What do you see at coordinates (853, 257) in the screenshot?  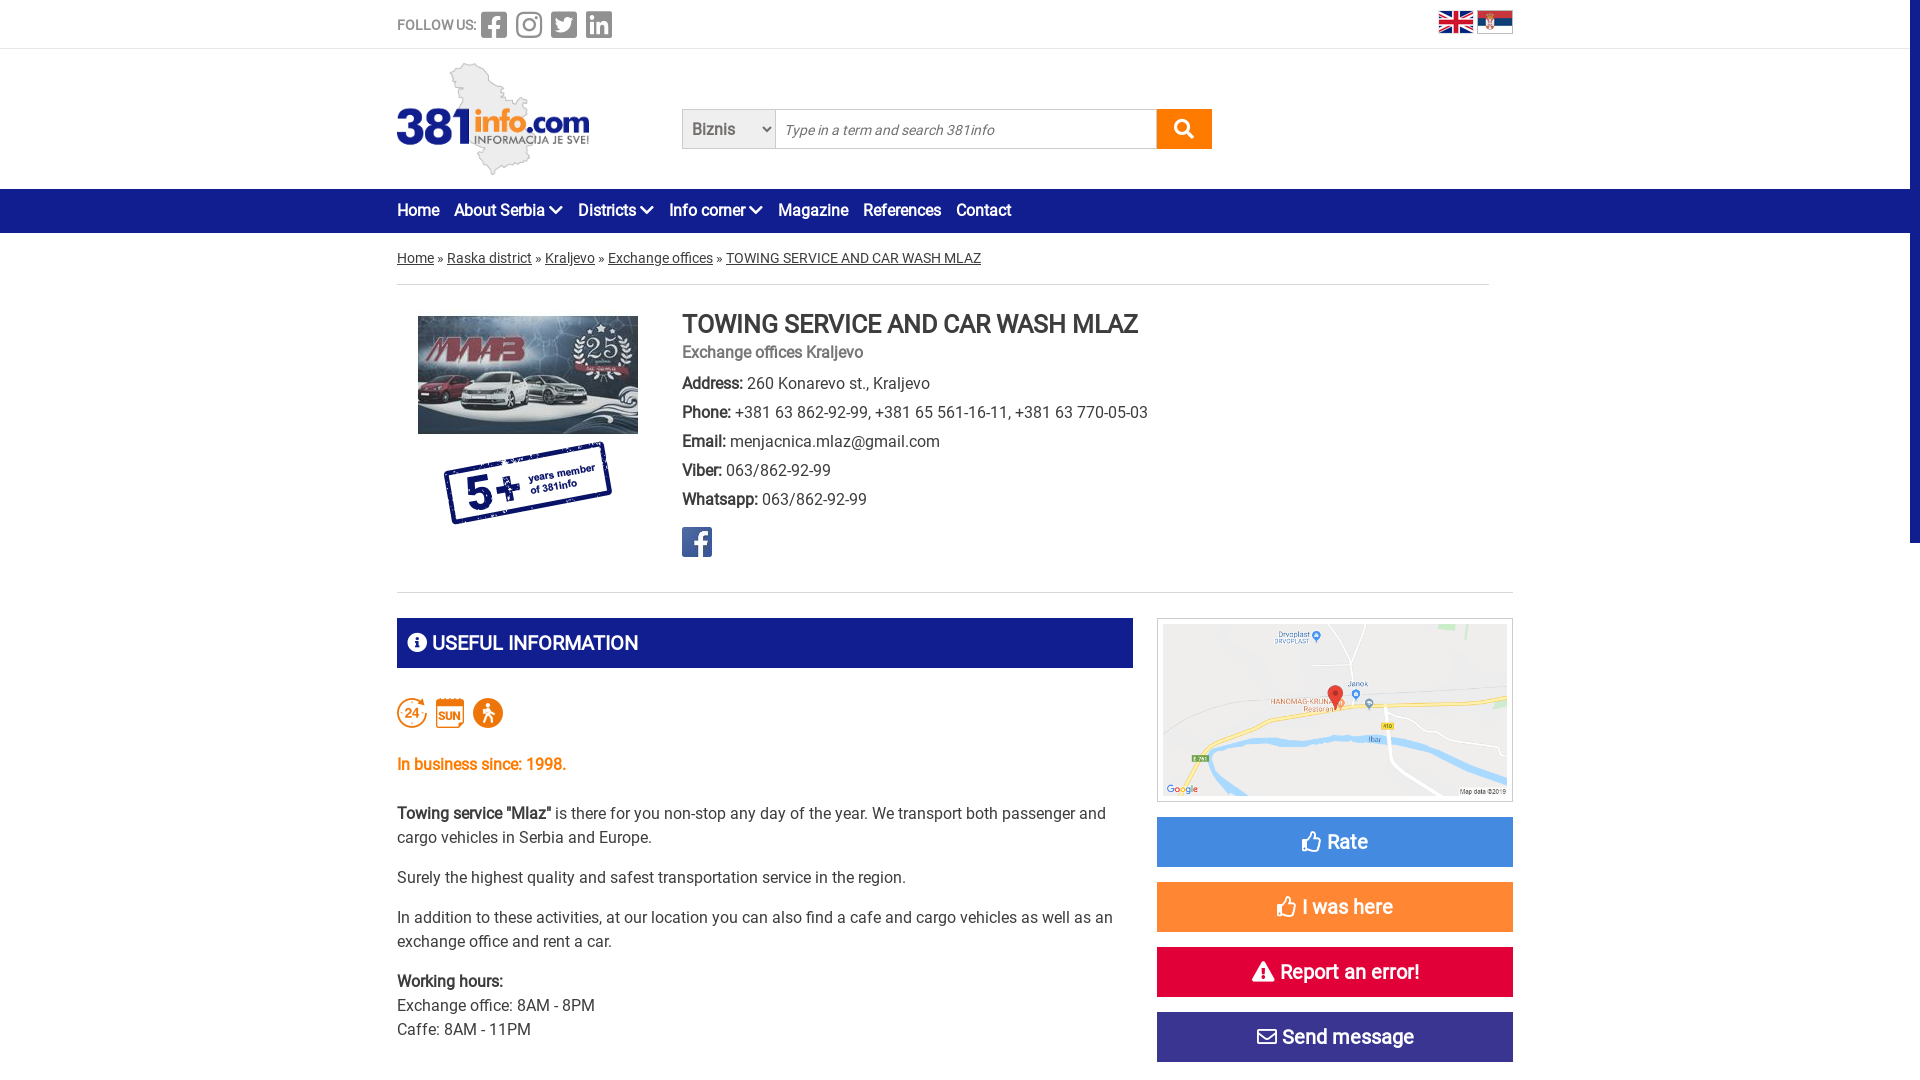 I see `'TOWING SERVICE AND CAR WASH MLAZ'` at bounding box center [853, 257].